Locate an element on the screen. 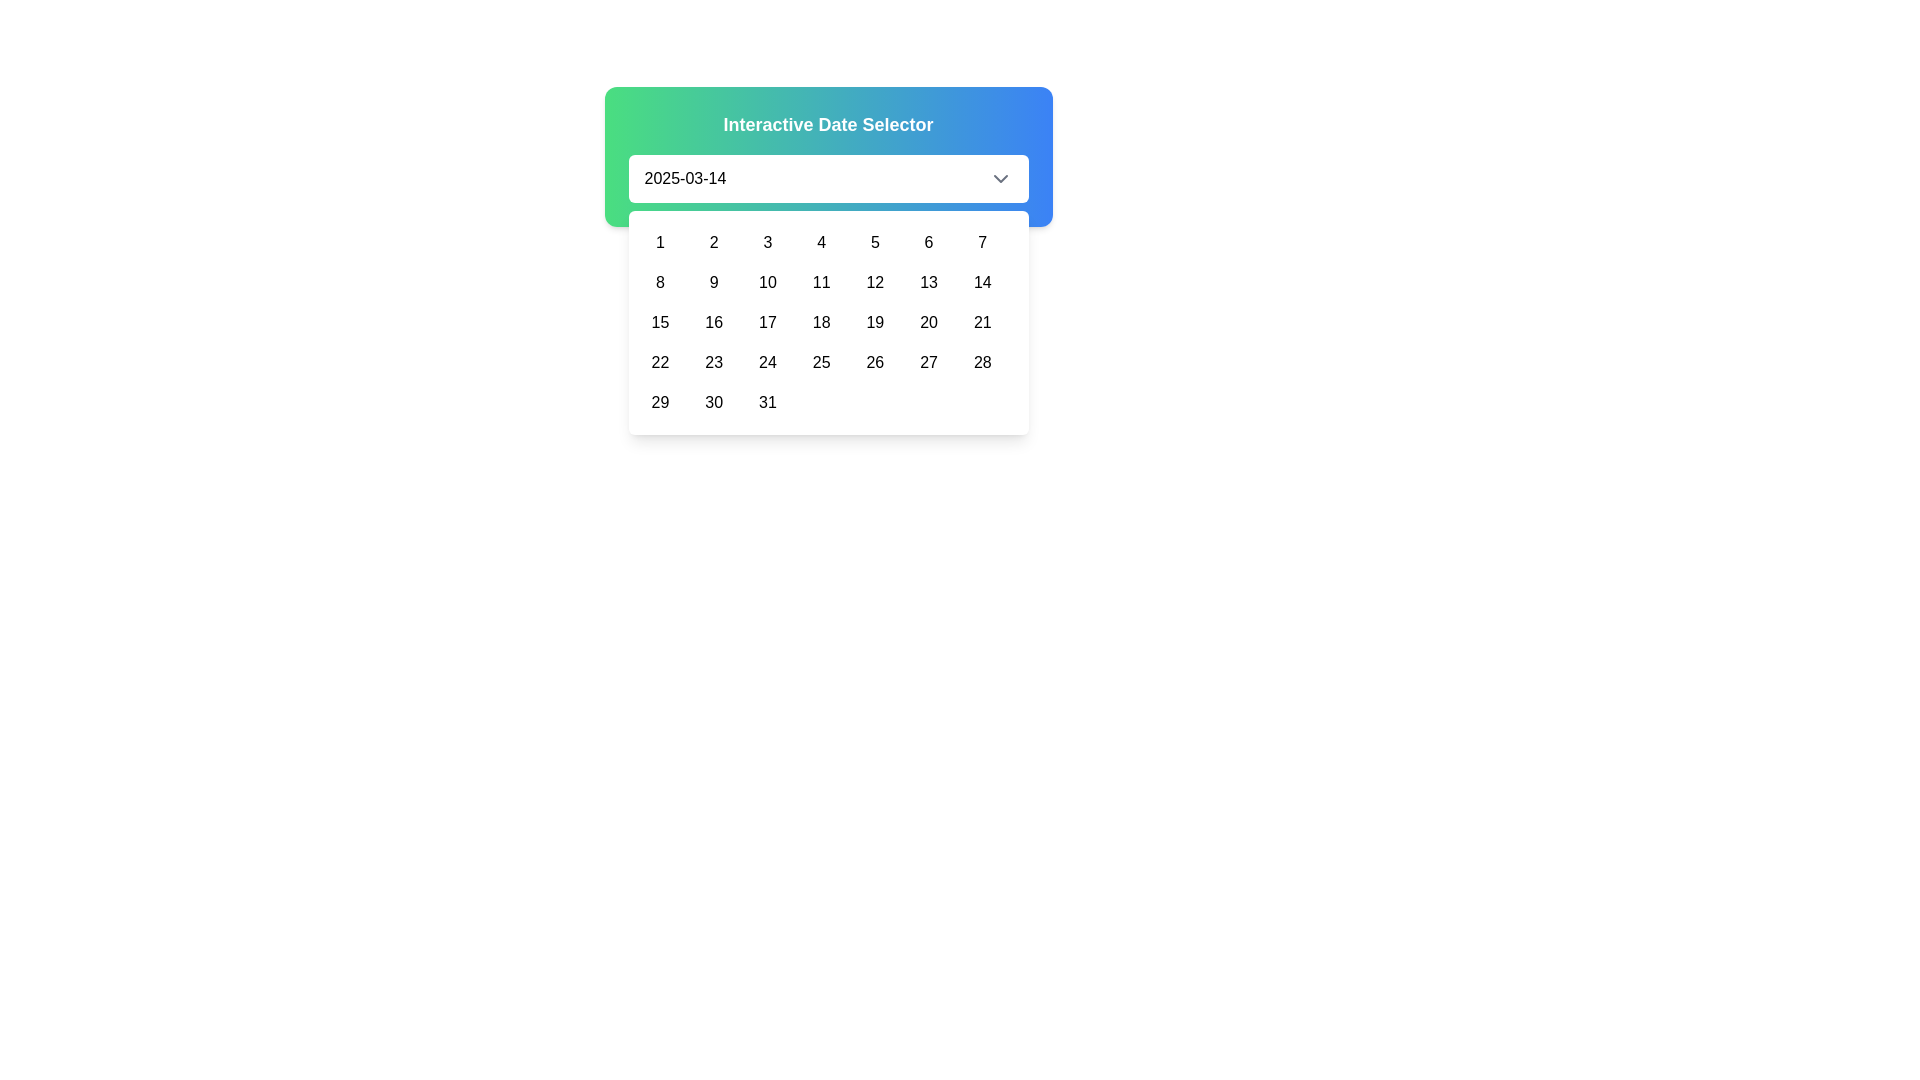 This screenshot has height=1080, width=1920. the button displaying the number '22' in a bold and centered manner within a square box that has rounded corners is located at coordinates (660, 362).